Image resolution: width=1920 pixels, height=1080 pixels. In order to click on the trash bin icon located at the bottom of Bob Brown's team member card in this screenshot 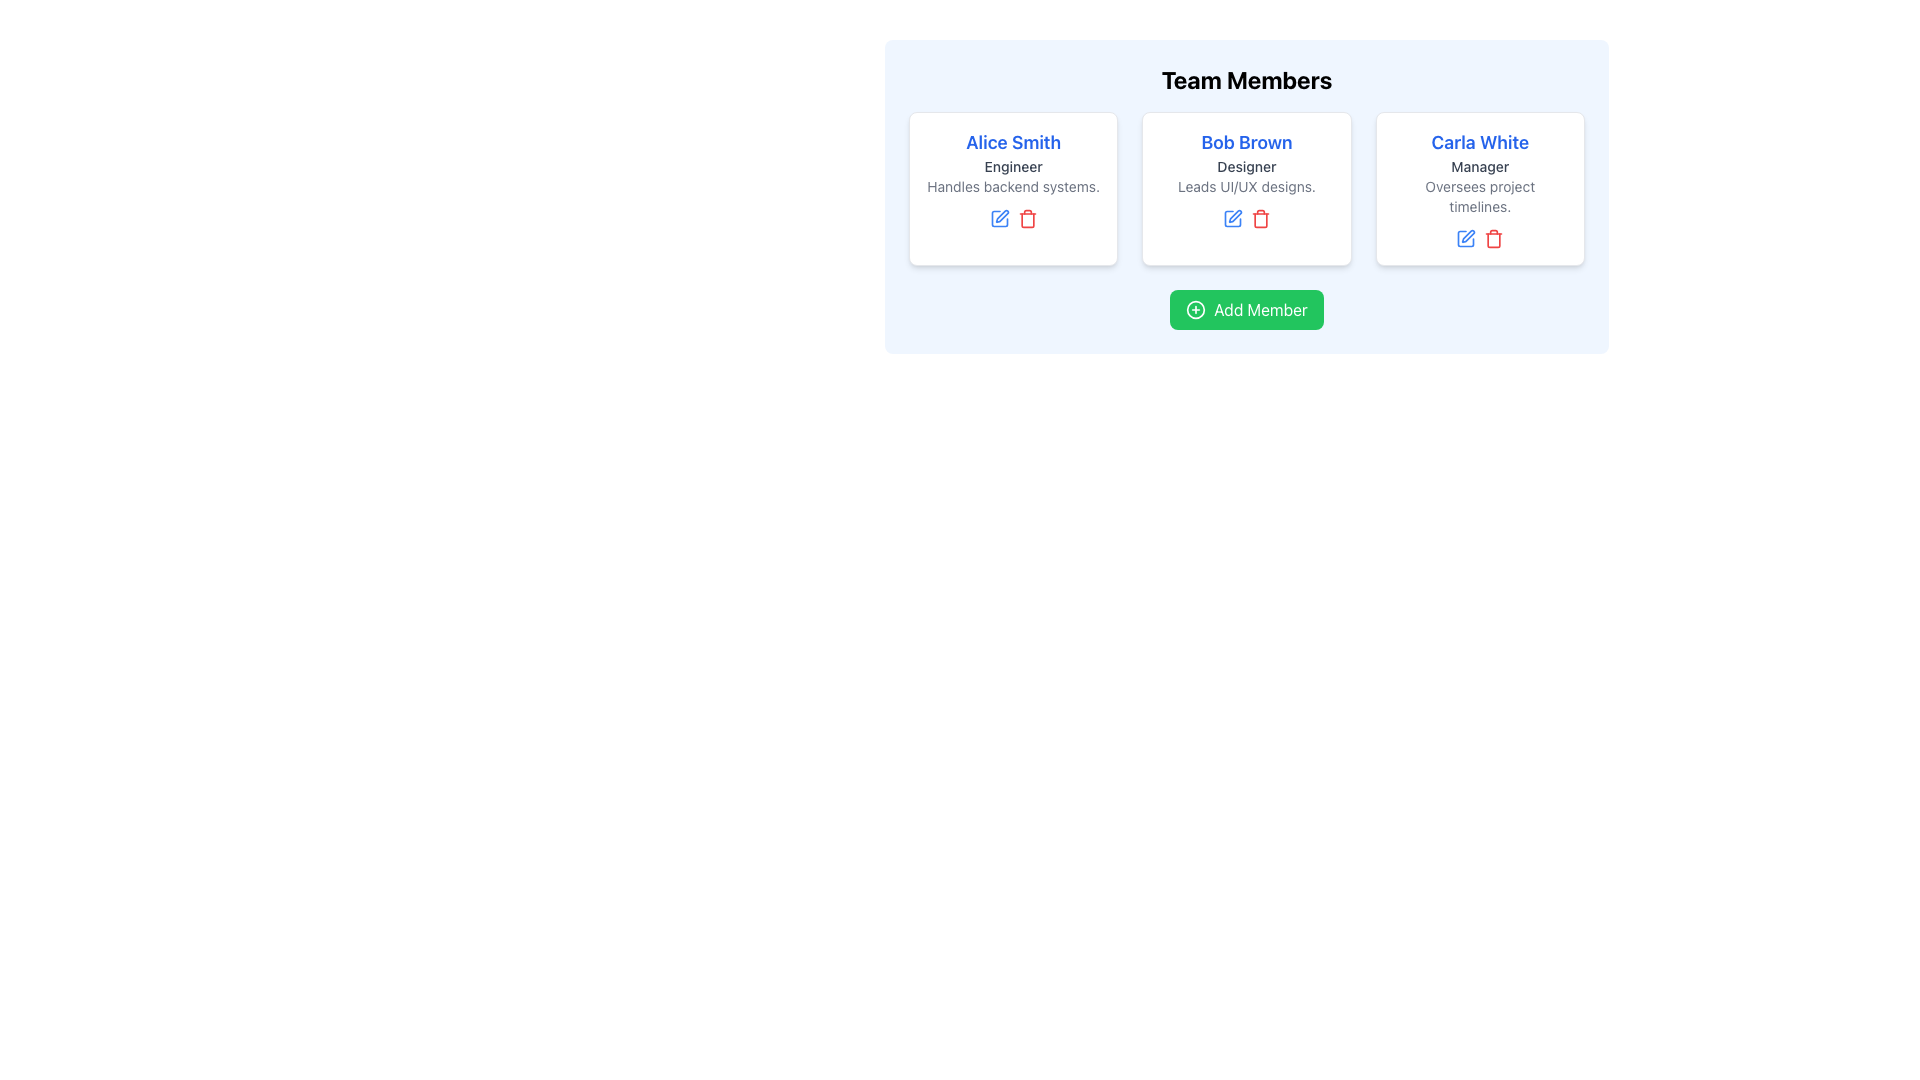, I will do `click(1260, 220)`.